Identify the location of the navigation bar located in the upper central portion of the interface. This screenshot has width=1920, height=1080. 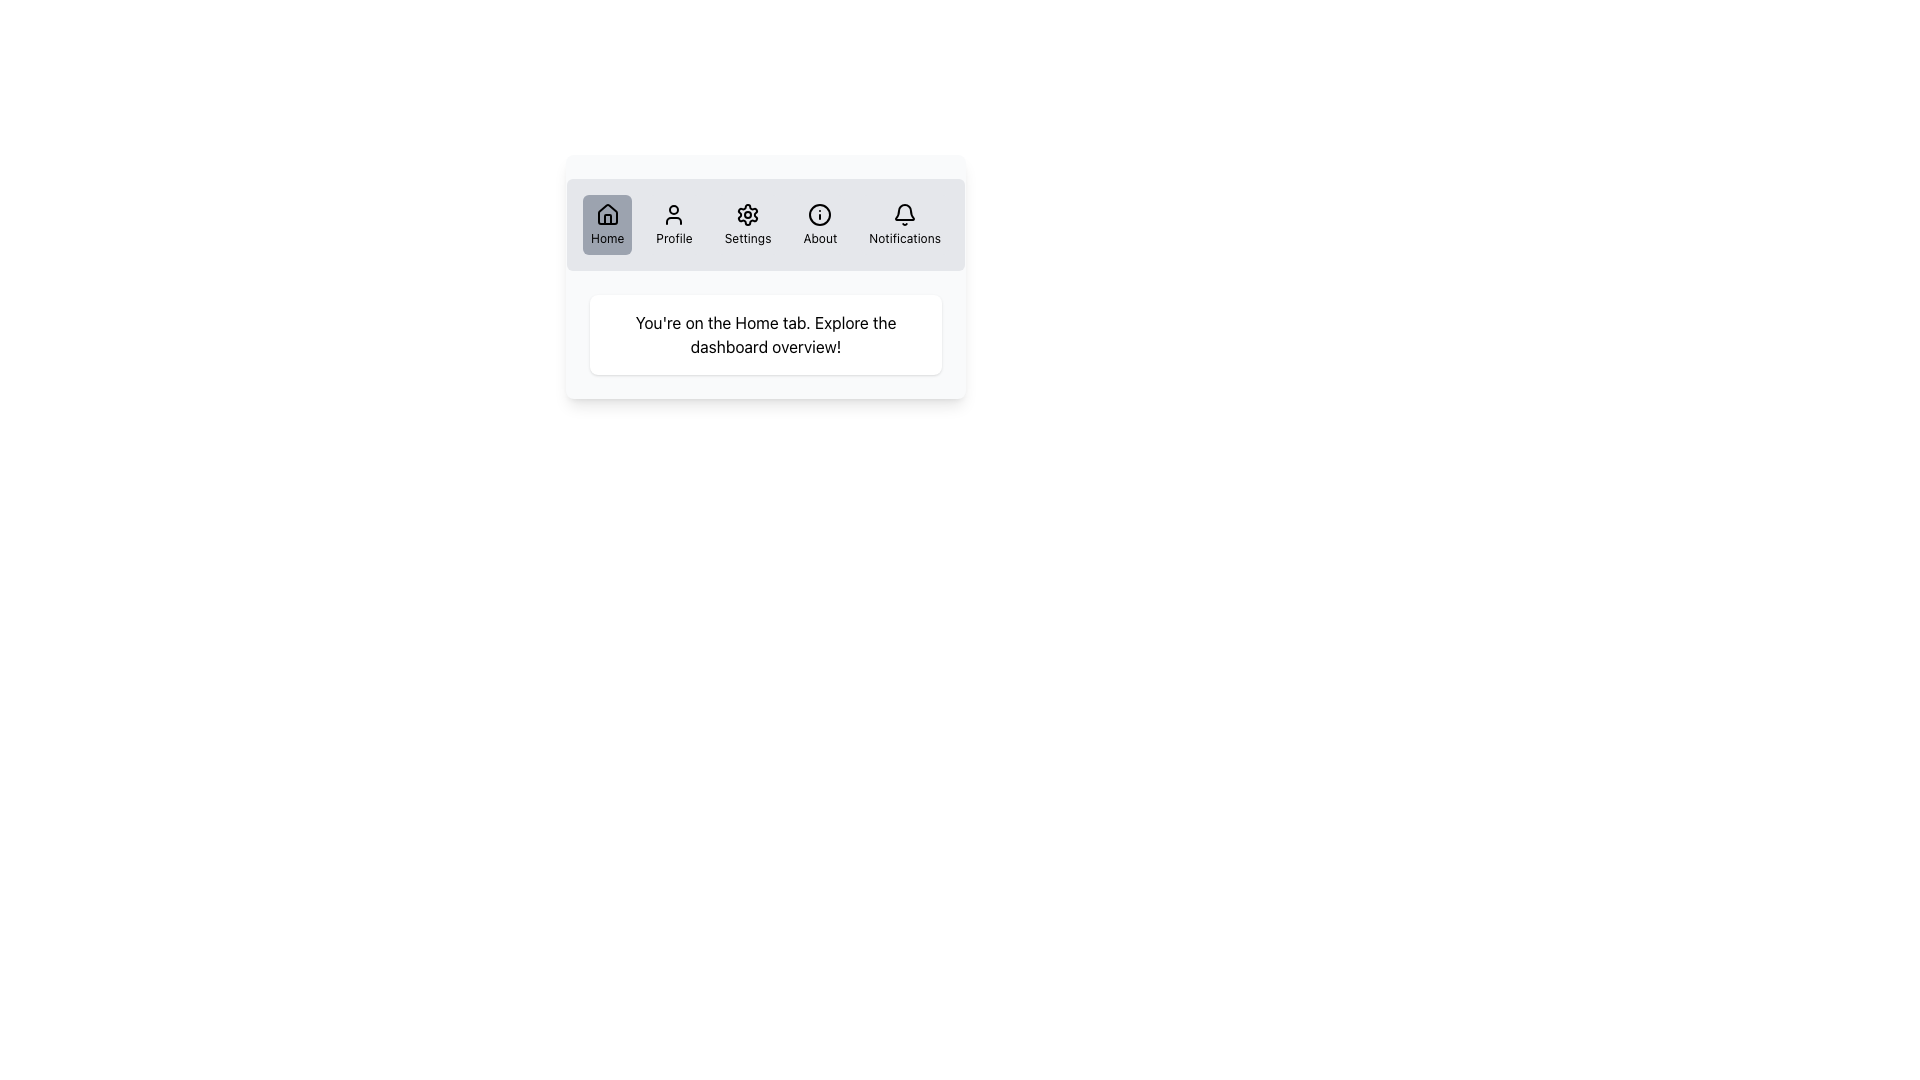
(765, 224).